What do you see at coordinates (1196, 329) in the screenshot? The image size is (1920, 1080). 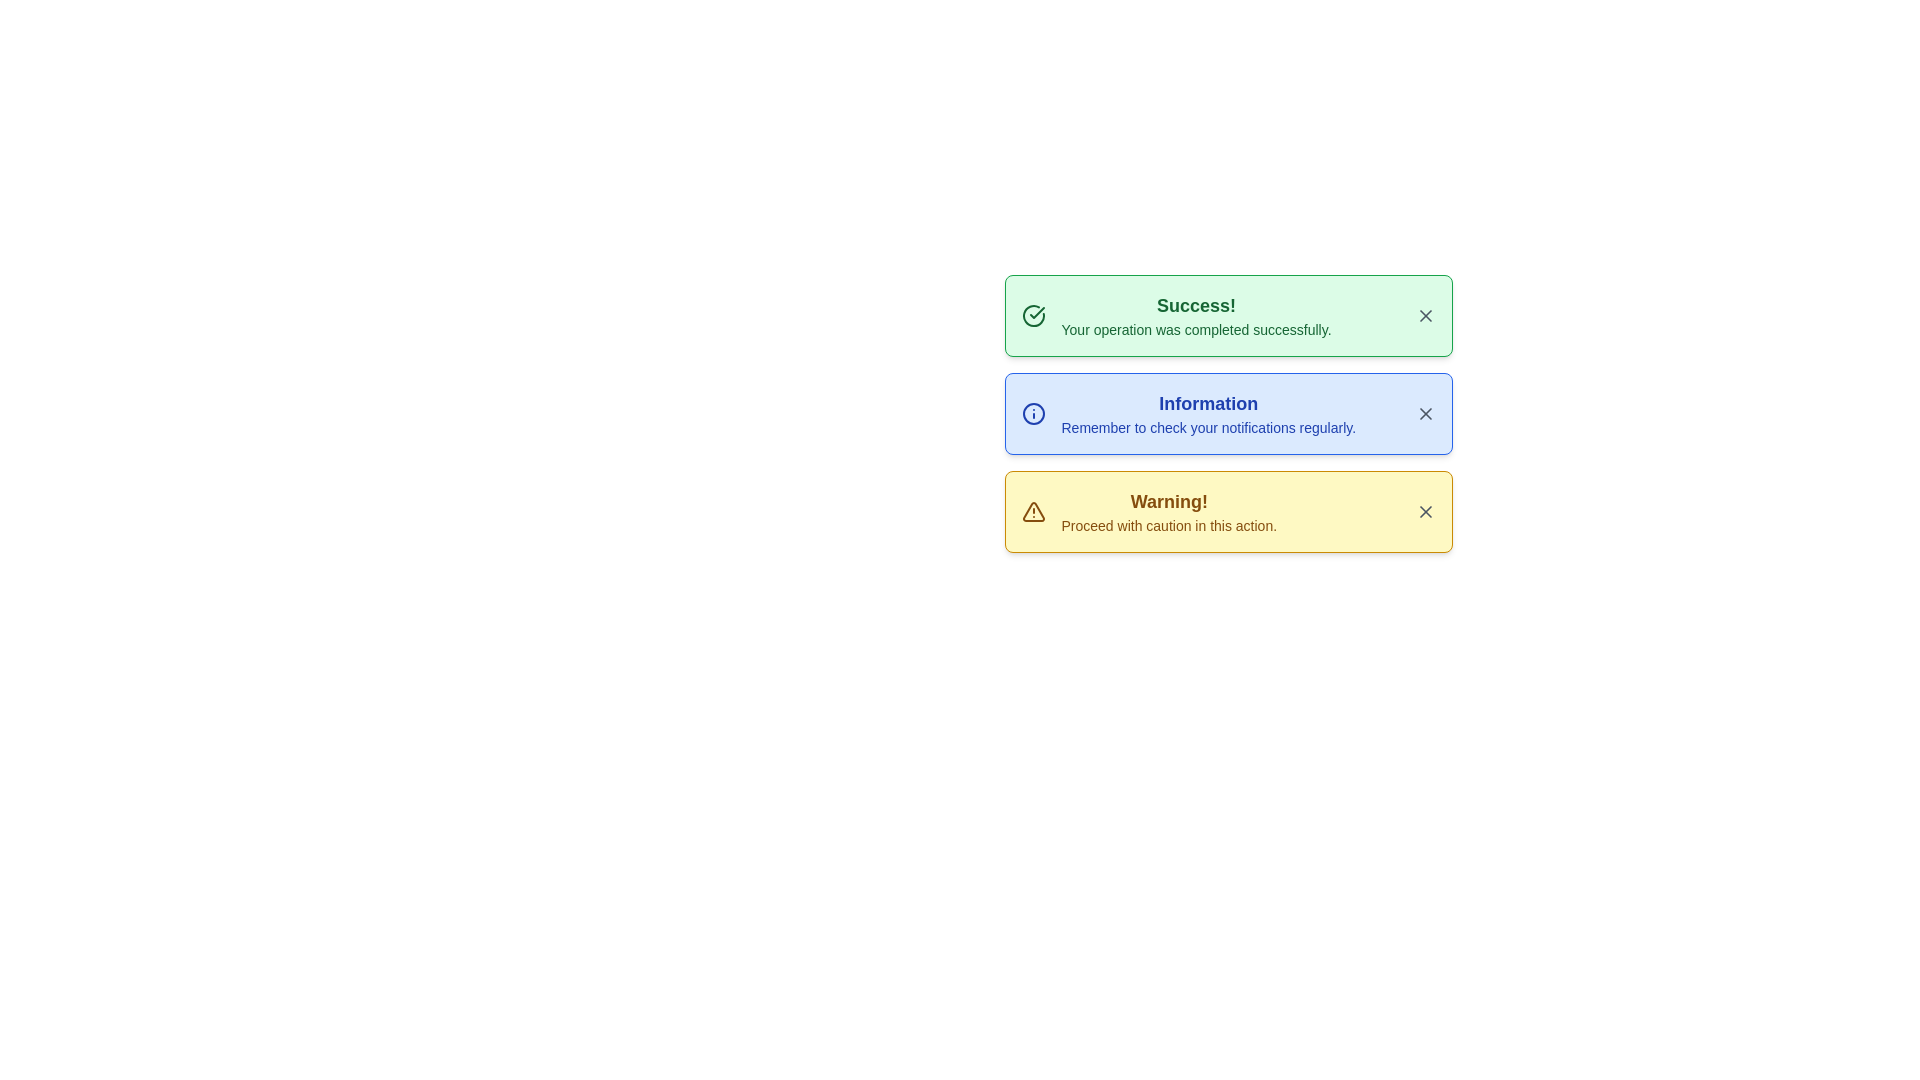 I see `the text message that reads 'Your operation was completed successfully.' which is styled in a smaller font and located beneath the bold title 'Success!' within a green background box` at bounding box center [1196, 329].